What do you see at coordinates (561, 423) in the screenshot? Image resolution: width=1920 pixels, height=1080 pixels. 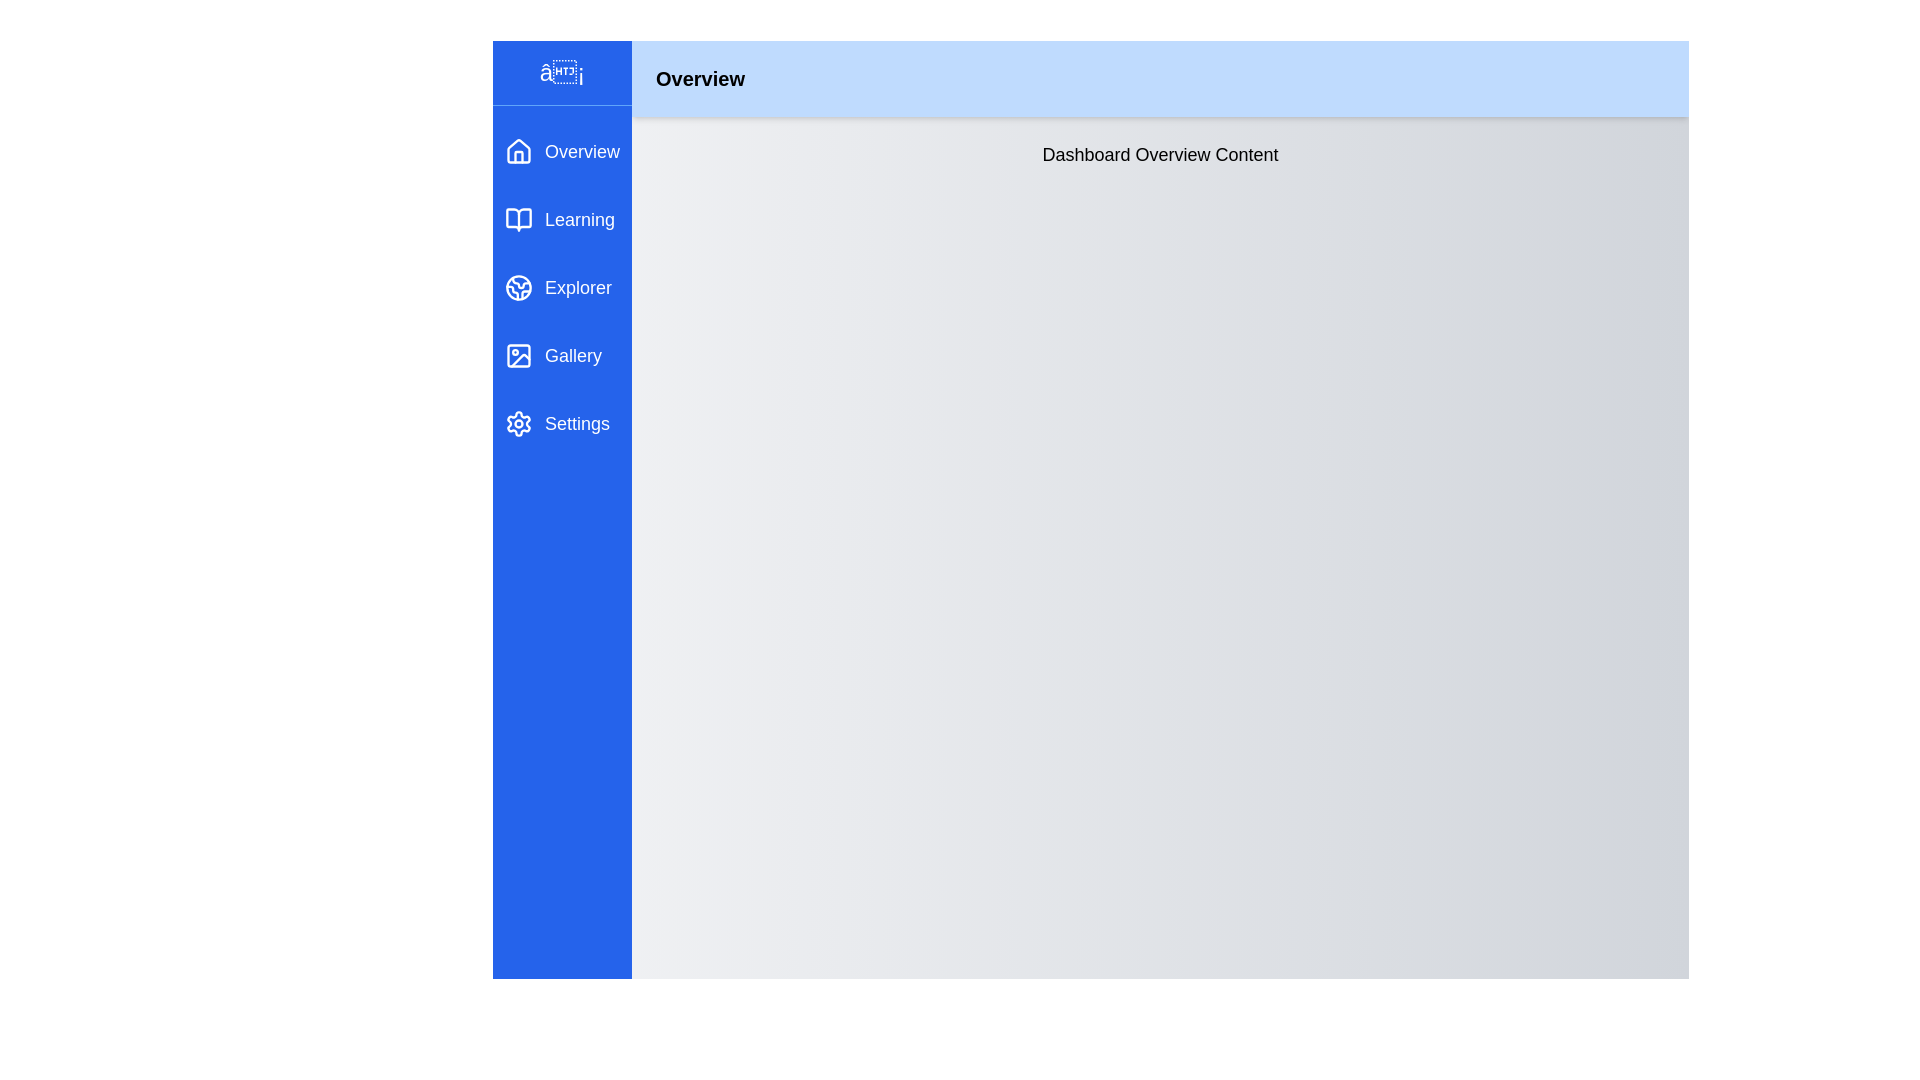 I see `the 'Settings' button with a gear icon in the vertical navigation menu` at bounding box center [561, 423].